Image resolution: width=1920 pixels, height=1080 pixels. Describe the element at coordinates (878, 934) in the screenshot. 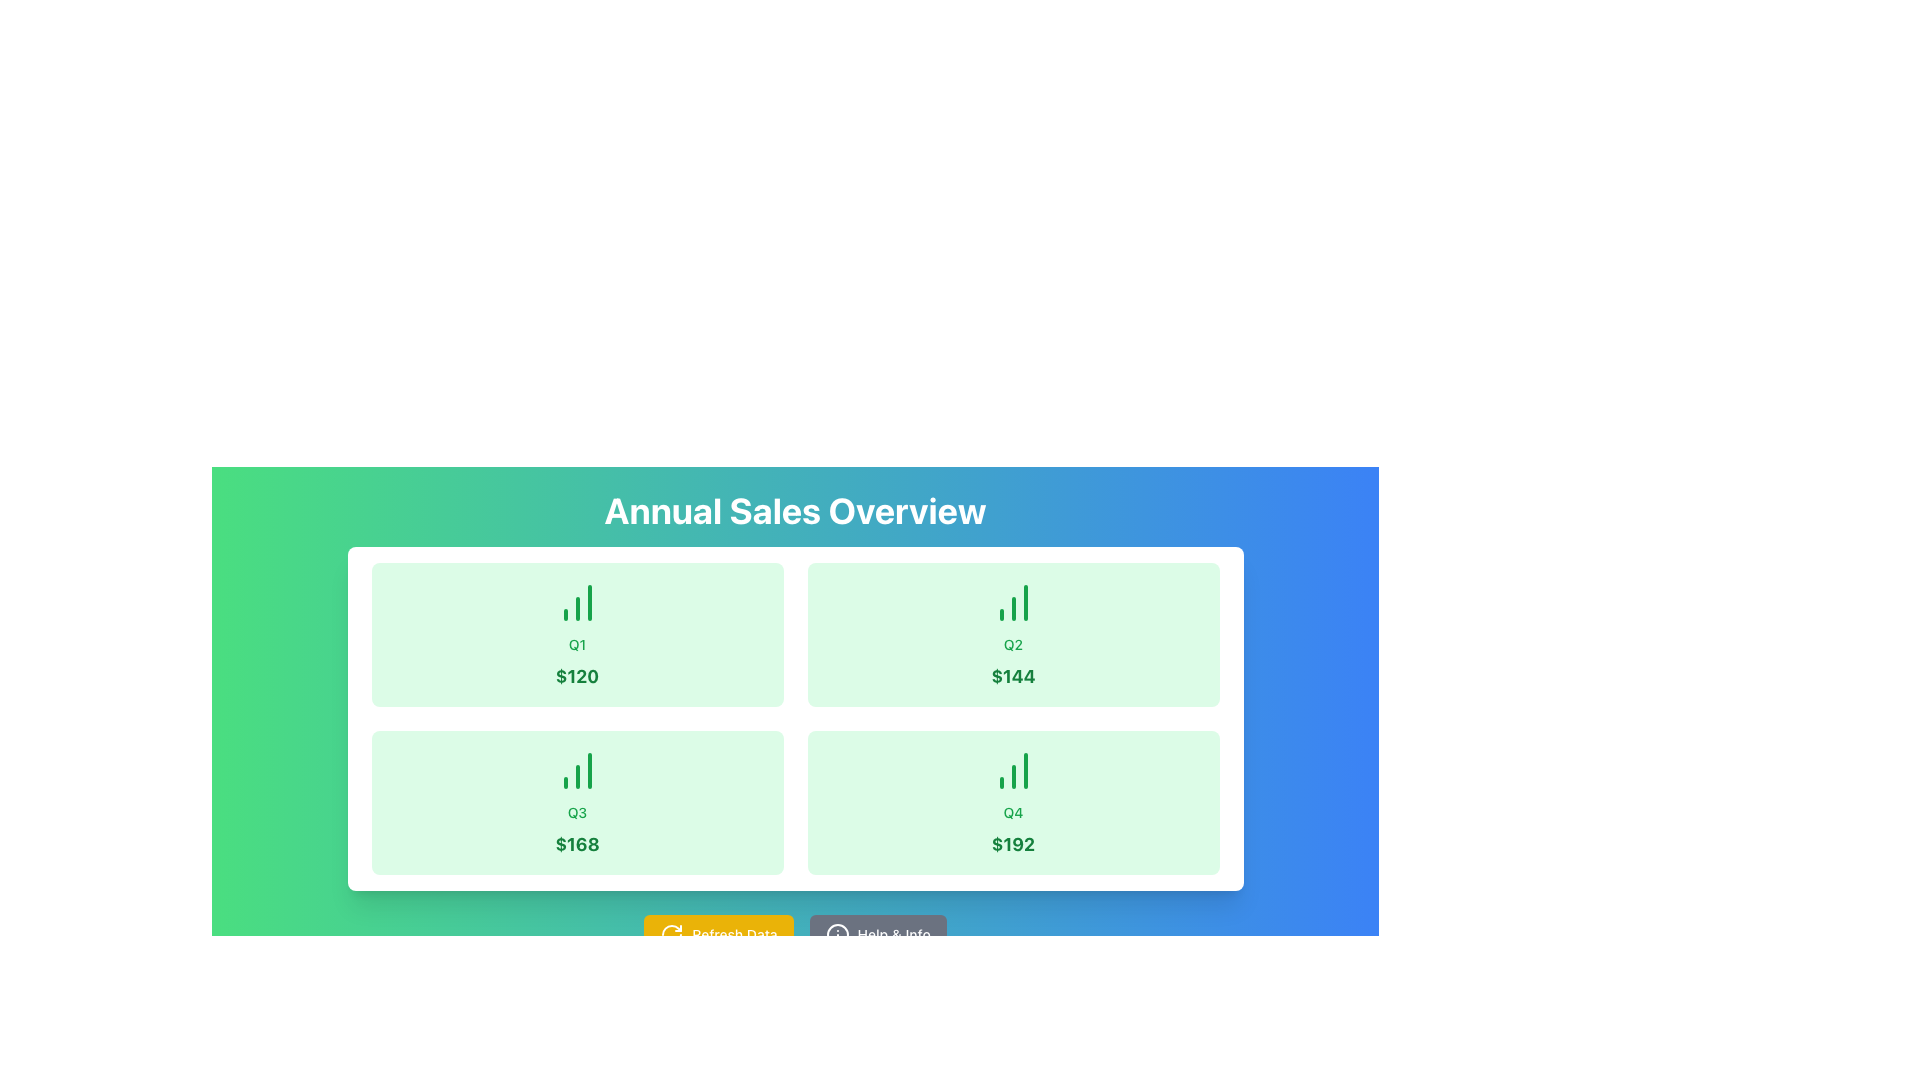

I see `the 'Help & Info' button located to the right of the 'Refresh Data' button` at that location.